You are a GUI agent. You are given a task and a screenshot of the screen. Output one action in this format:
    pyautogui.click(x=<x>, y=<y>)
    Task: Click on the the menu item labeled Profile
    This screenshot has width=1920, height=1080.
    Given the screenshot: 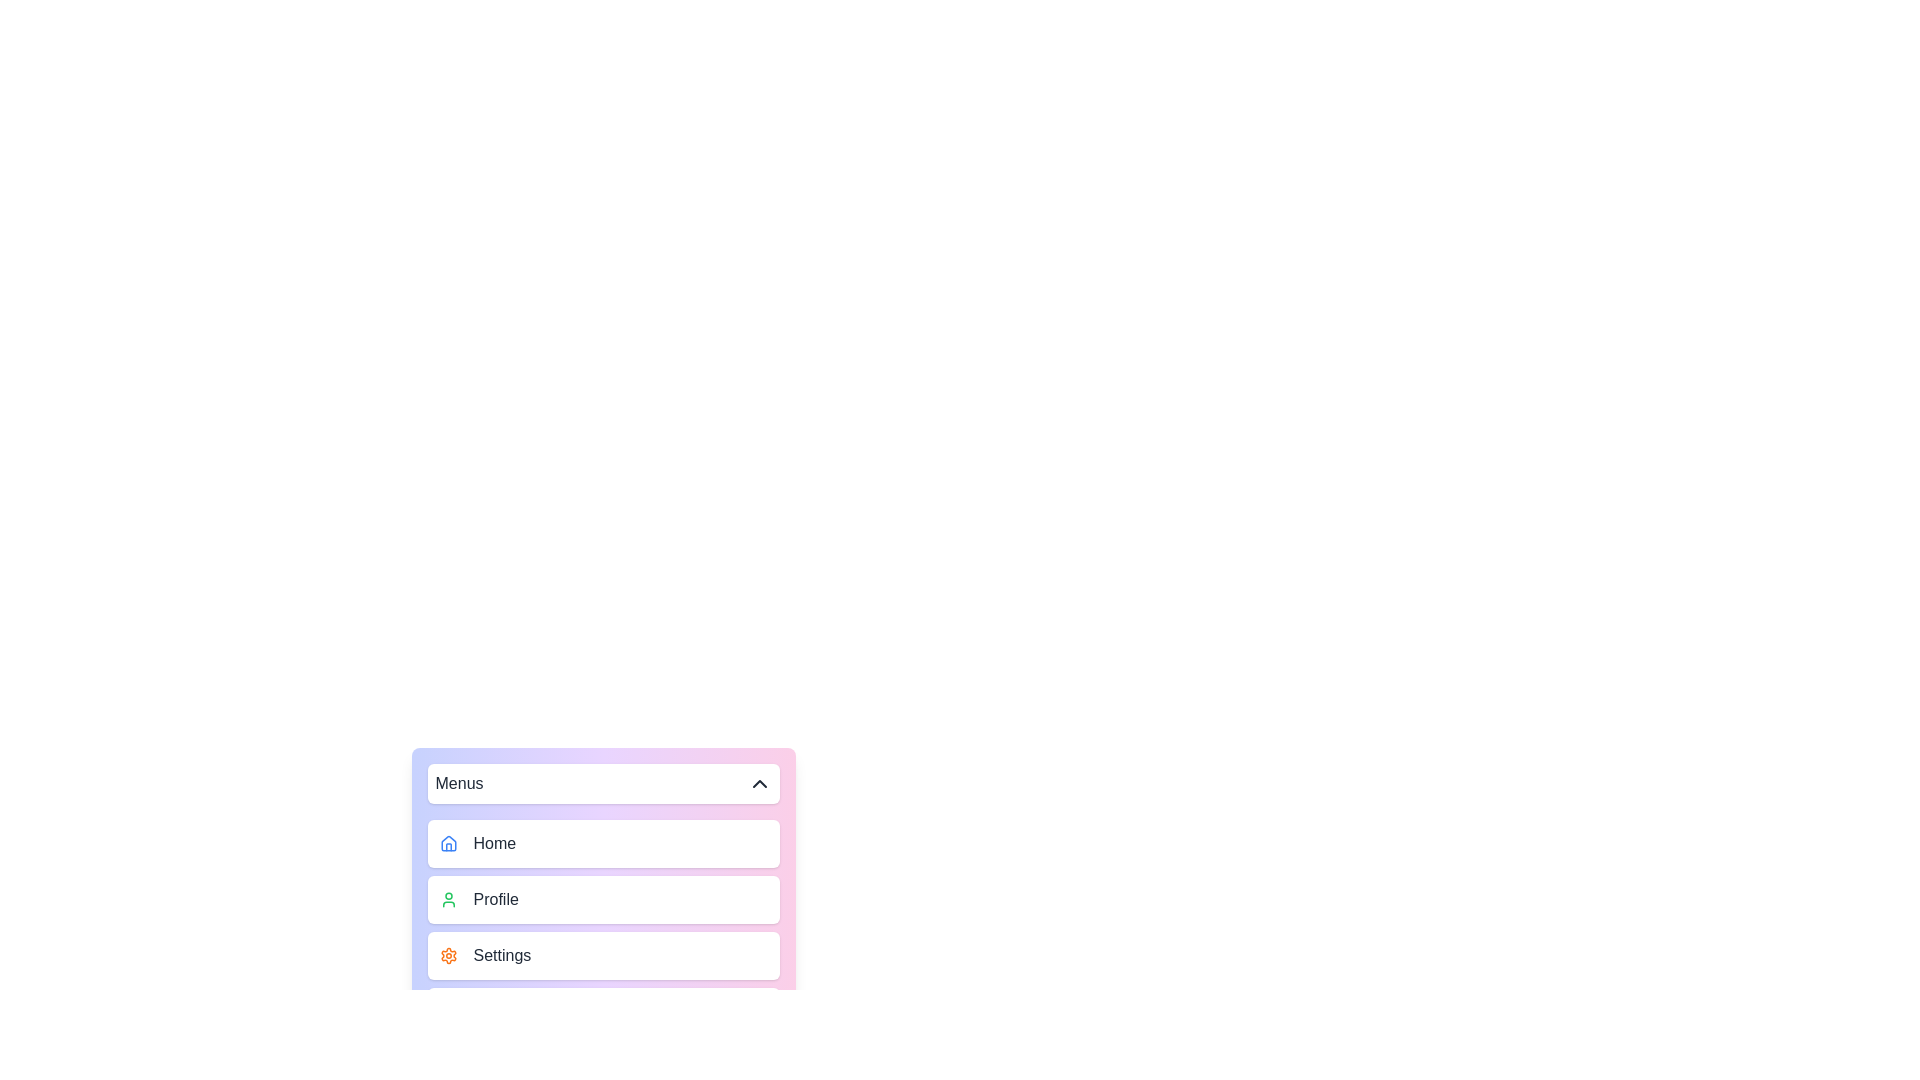 What is the action you would take?
    pyautogui.click(x=602, y=898)
    